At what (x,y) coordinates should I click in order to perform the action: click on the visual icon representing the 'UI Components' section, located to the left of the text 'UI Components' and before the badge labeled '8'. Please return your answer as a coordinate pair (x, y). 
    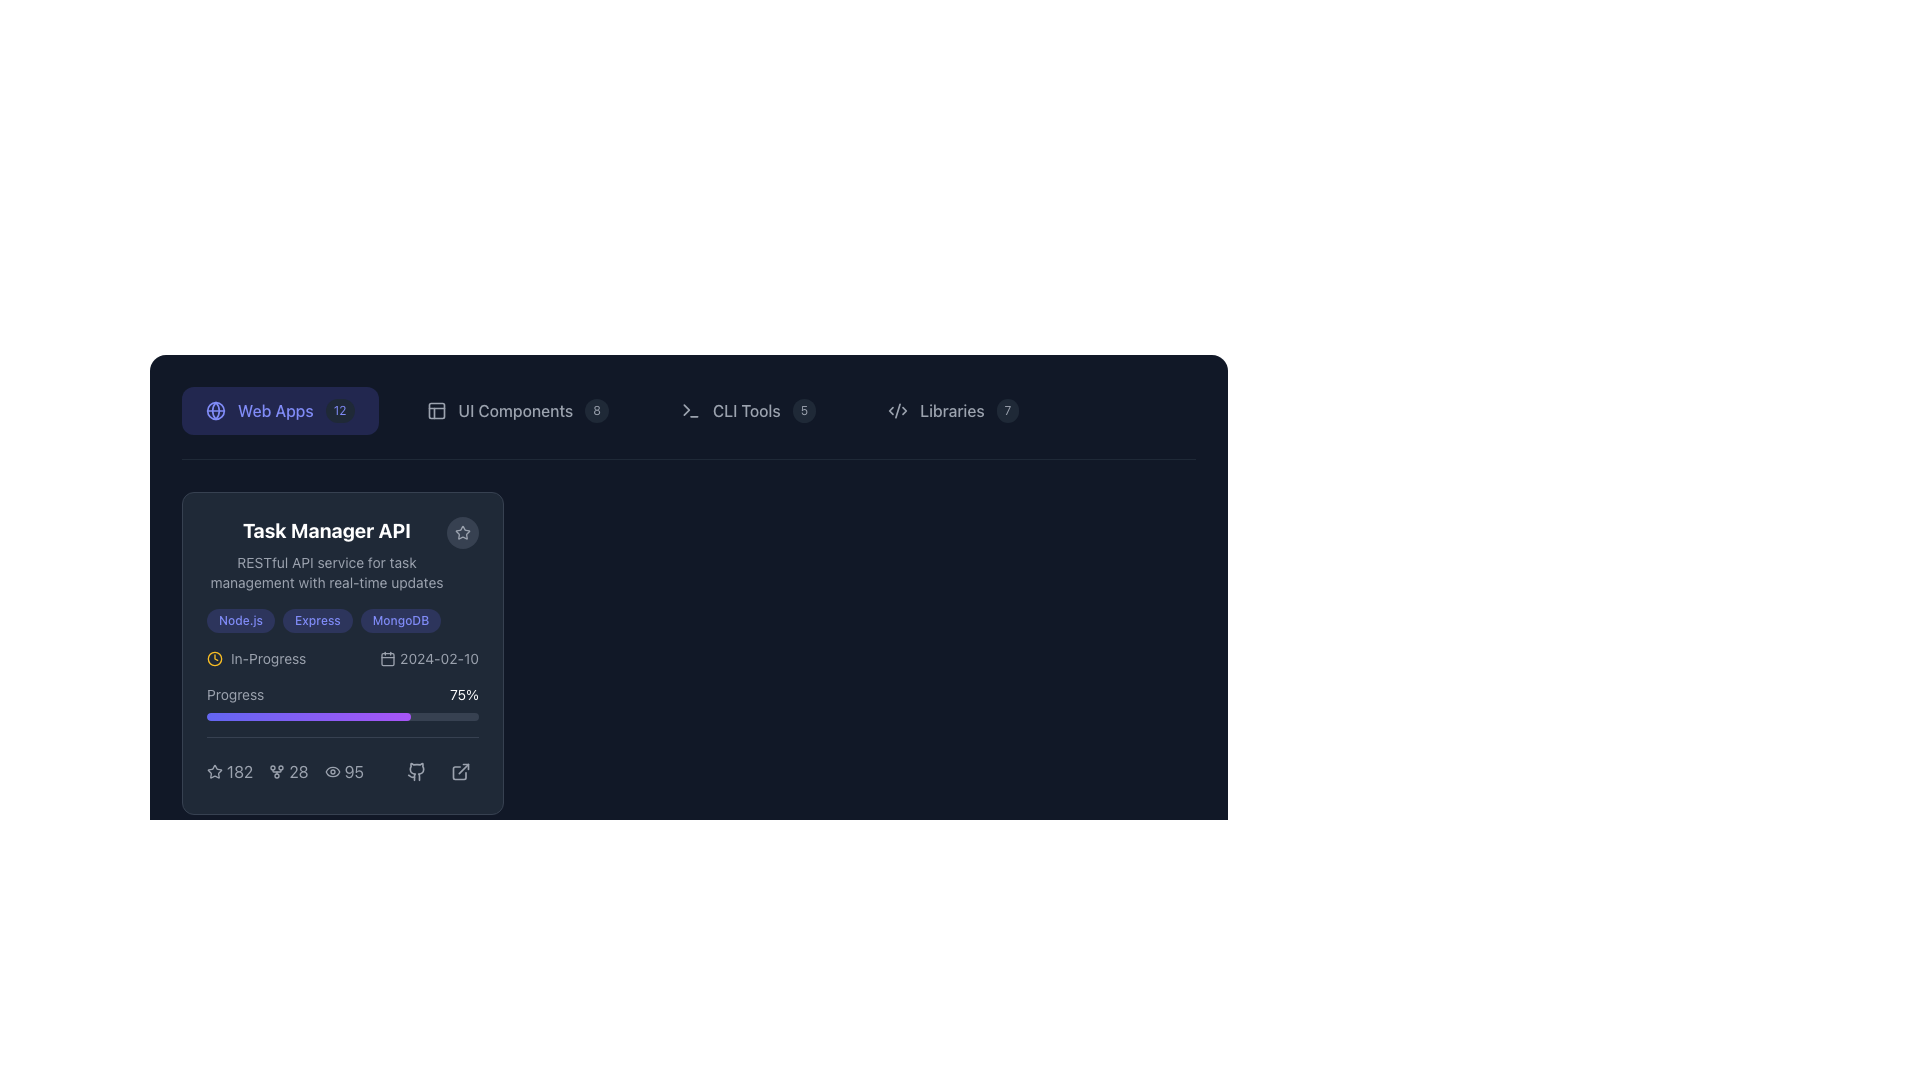
    Looking at the image, I should click on (435, 410).